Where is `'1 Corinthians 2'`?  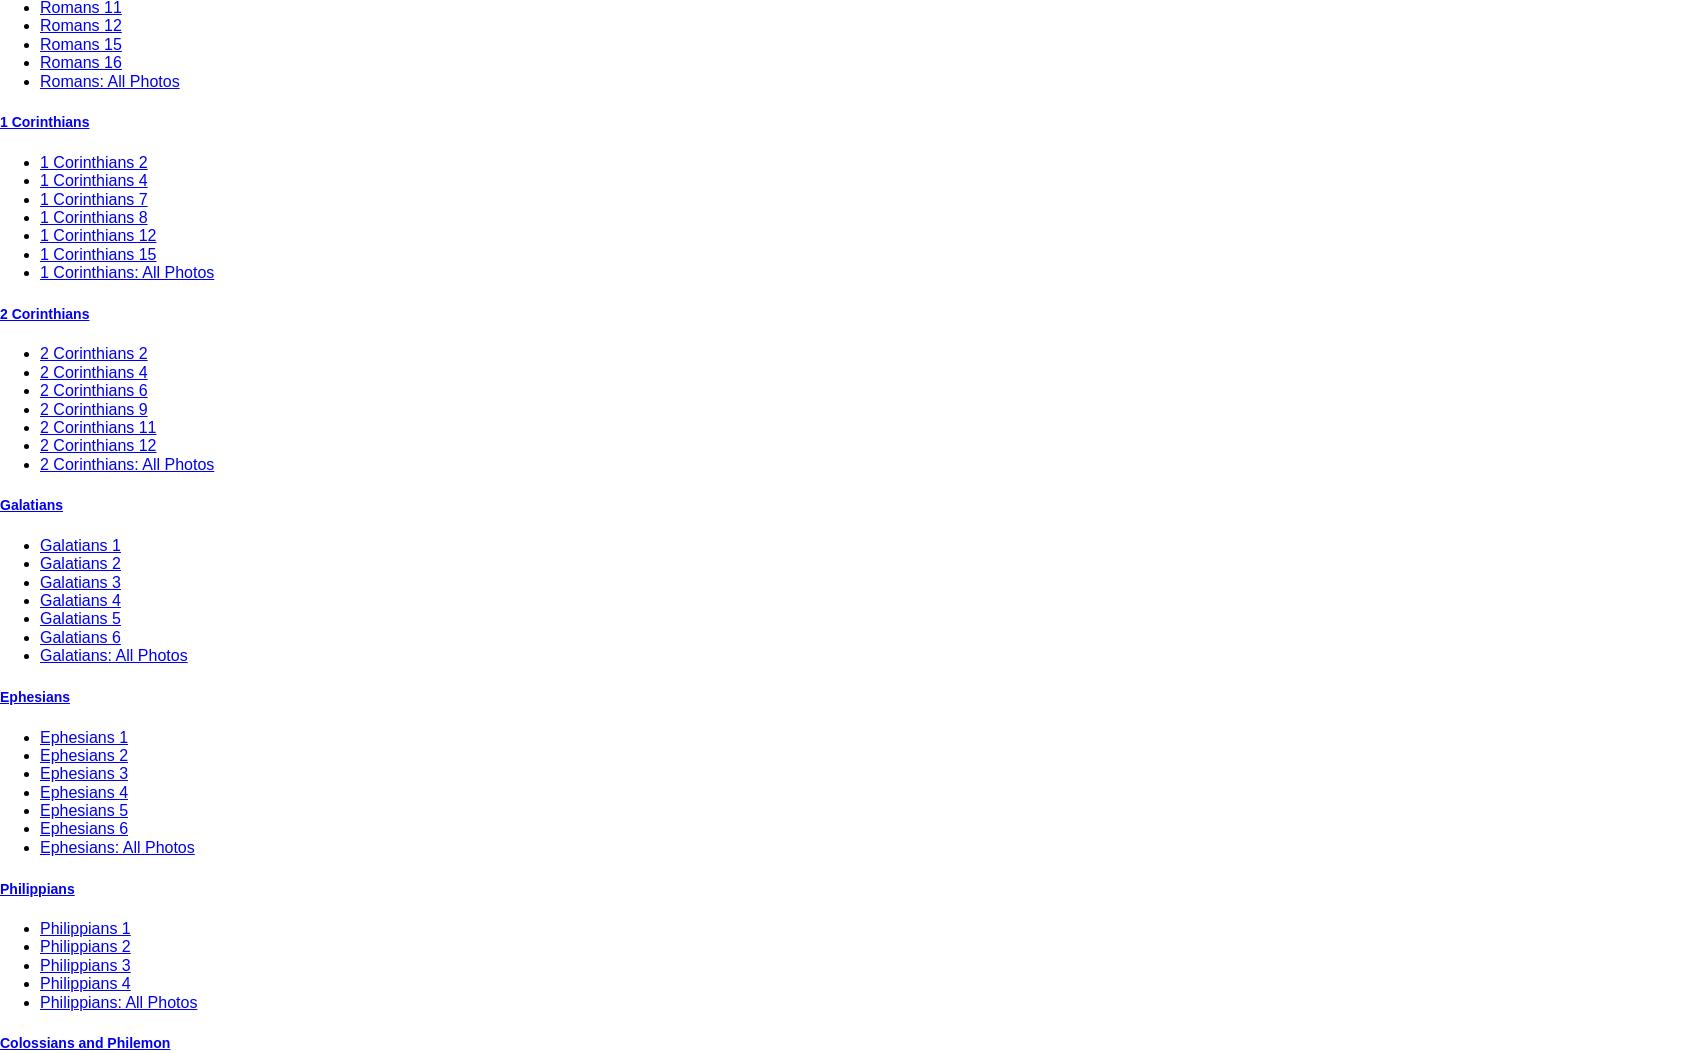 '1 Corinthians 2' is located at coordinates (93, 160).